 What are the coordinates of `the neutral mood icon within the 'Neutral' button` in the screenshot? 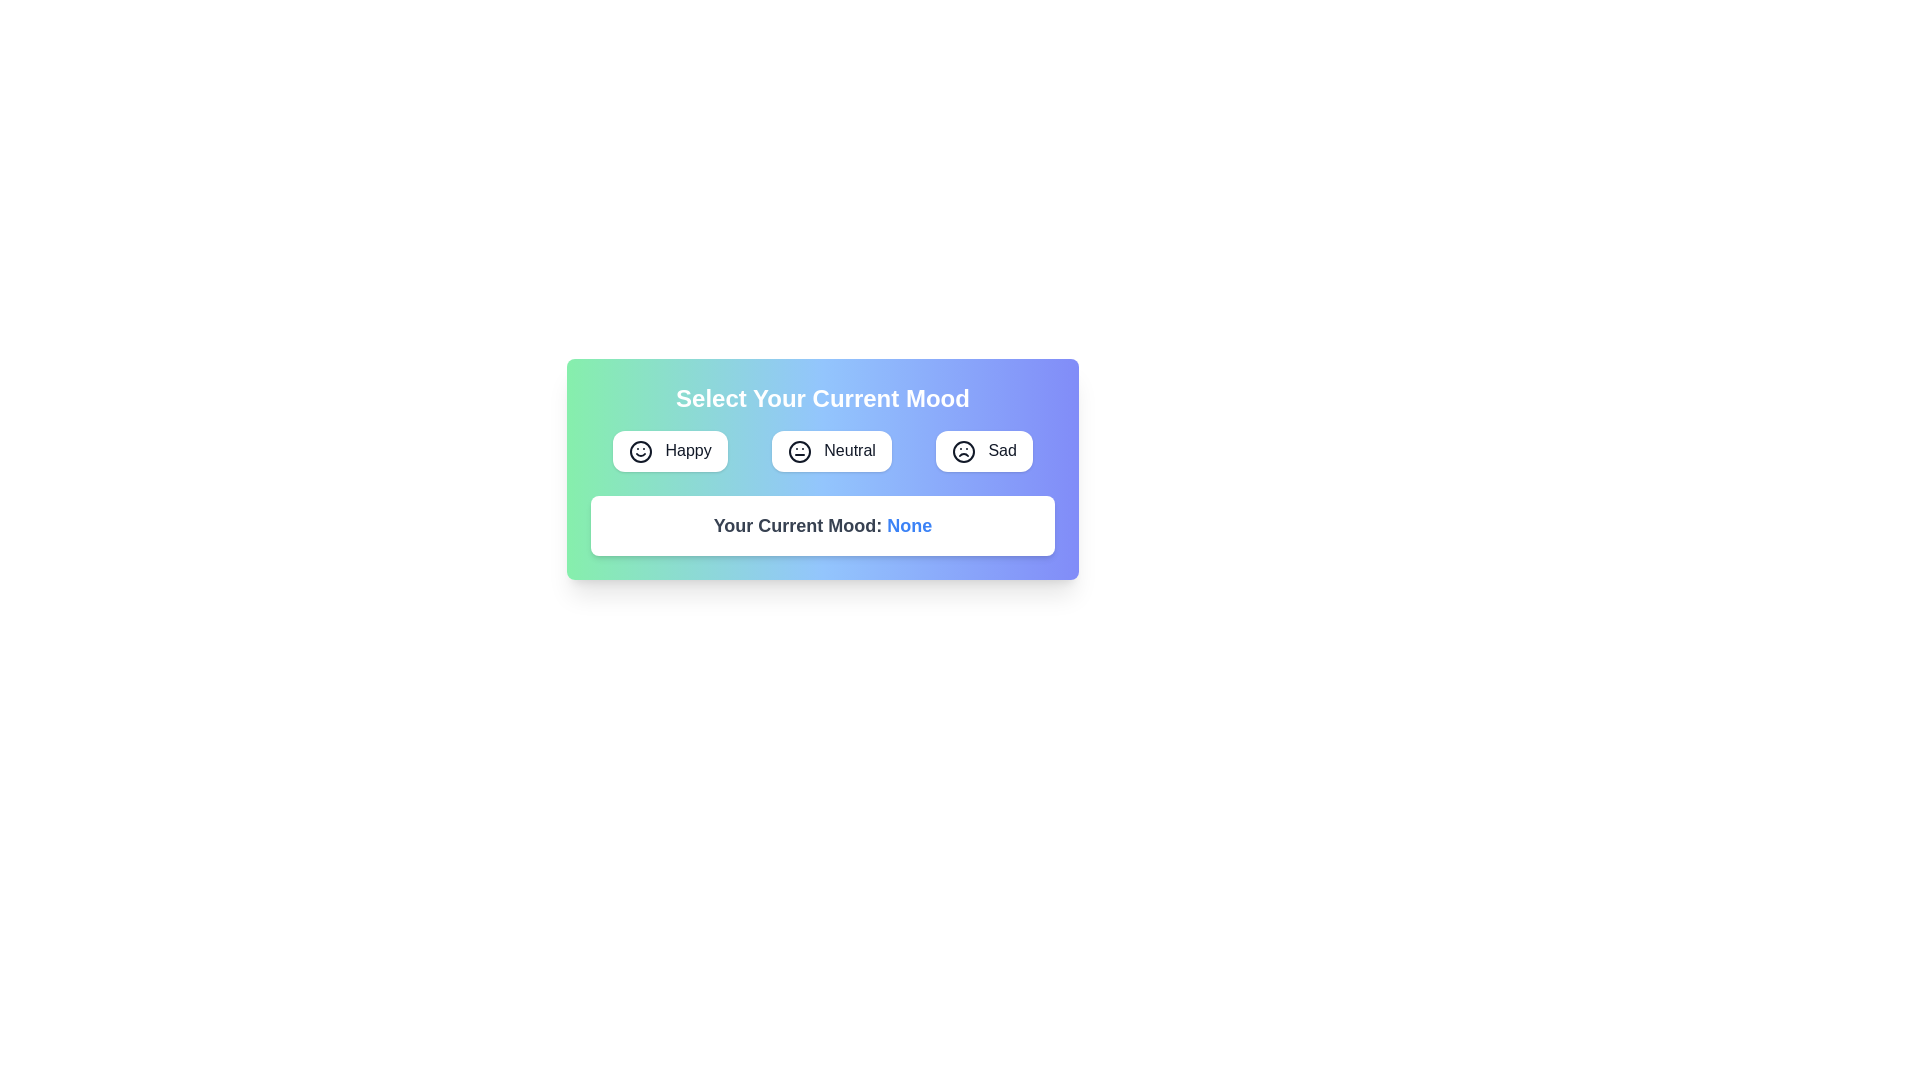 It's located at (798, 451).